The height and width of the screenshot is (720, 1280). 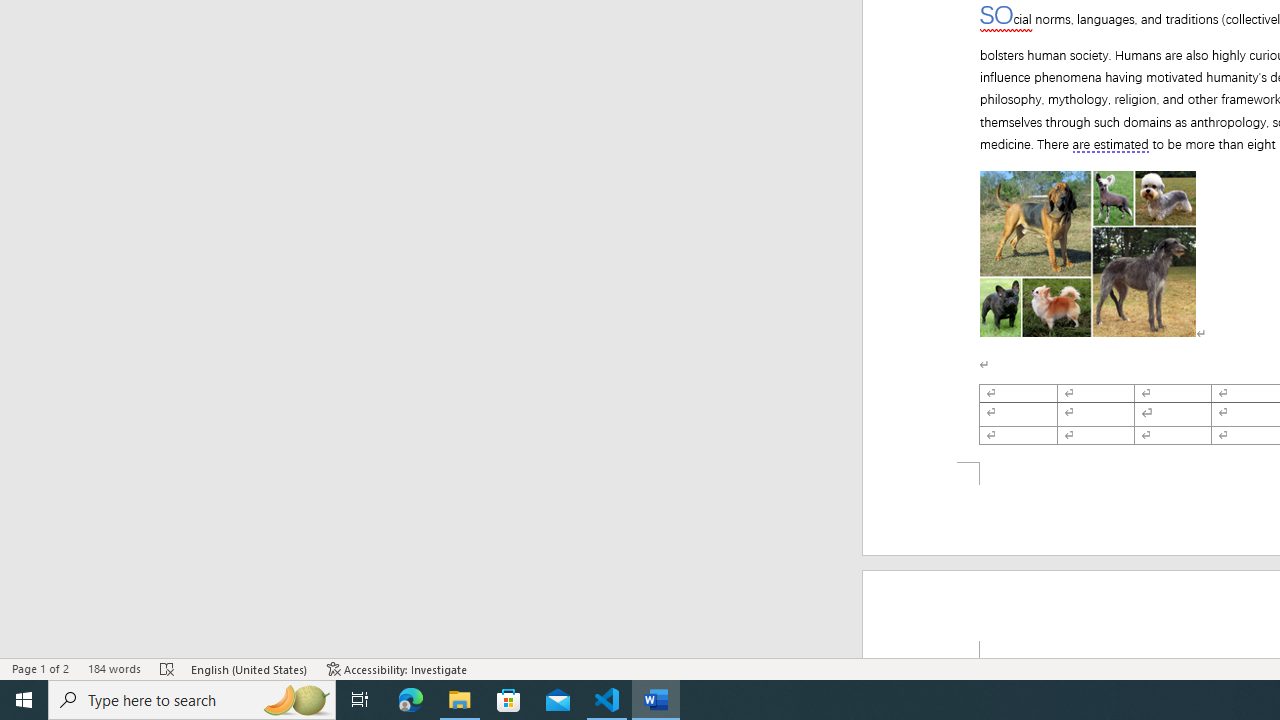 What do you see at coordinates (249, 669) in the screenshot?
I see `'Language English (United States)'` at bounding box center [249, 669].